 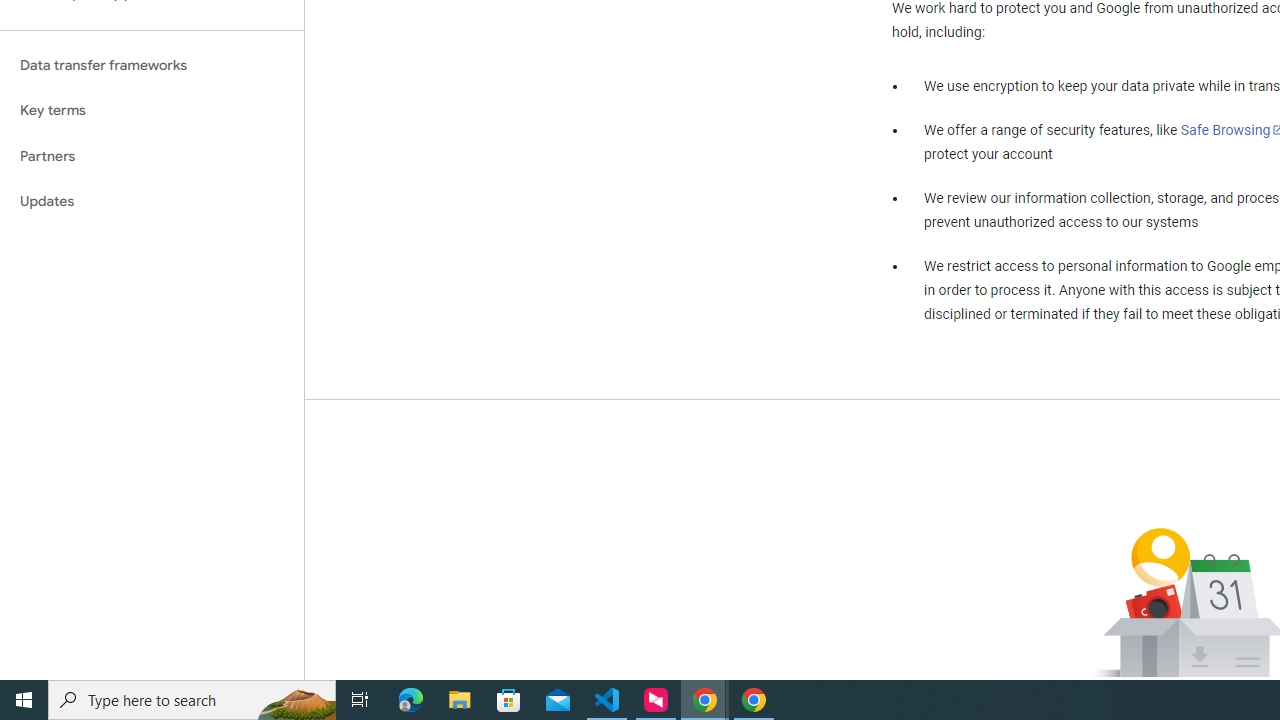 What do you see at coordinates (151, 201) in the screenshot?
I see `'Updates'` at bounding box center [151, 201].